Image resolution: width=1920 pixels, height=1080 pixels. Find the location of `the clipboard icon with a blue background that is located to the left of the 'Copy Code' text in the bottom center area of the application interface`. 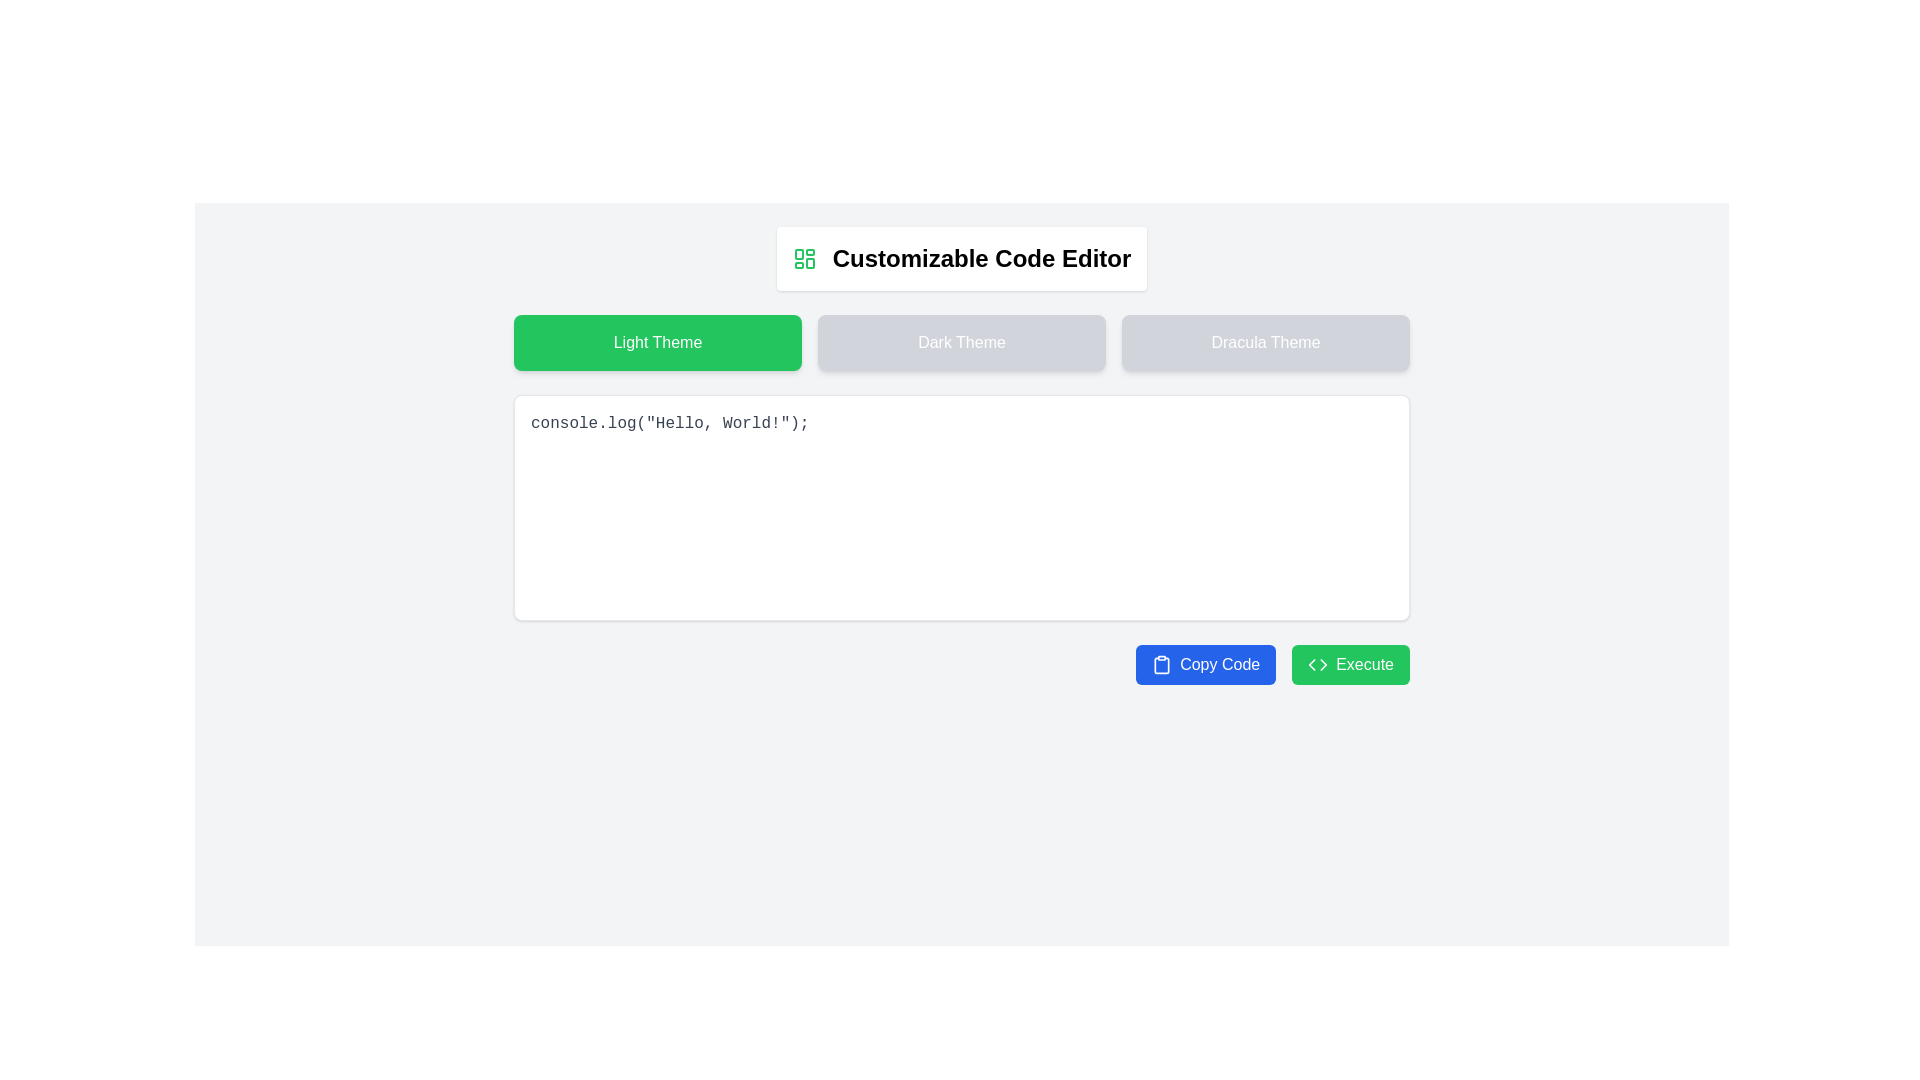

the clipboard icon with a blue background that is located to the left of the 'Copy Code' text in the bottom center area of the application interface is located at coordinates (1162, 664).